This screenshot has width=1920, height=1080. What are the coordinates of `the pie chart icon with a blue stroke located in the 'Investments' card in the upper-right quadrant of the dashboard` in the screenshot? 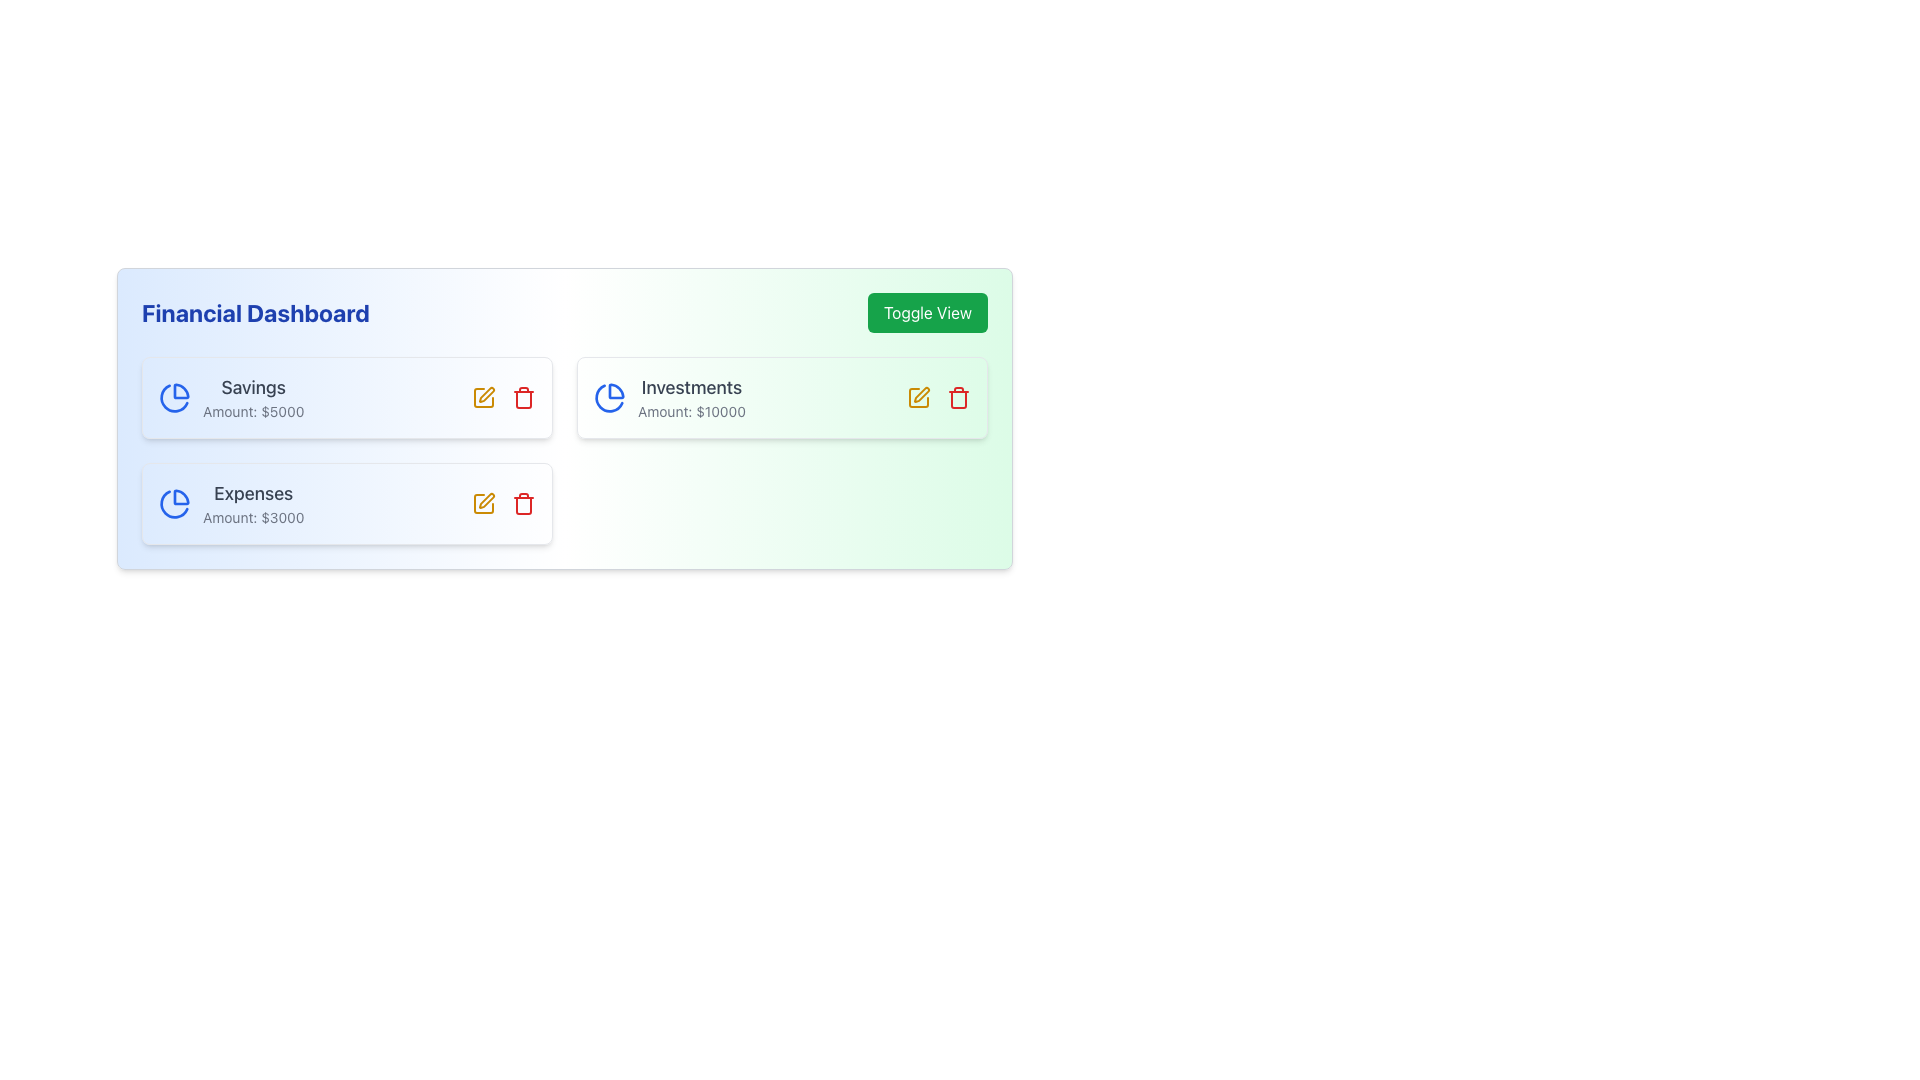 It's located at (608, 398).